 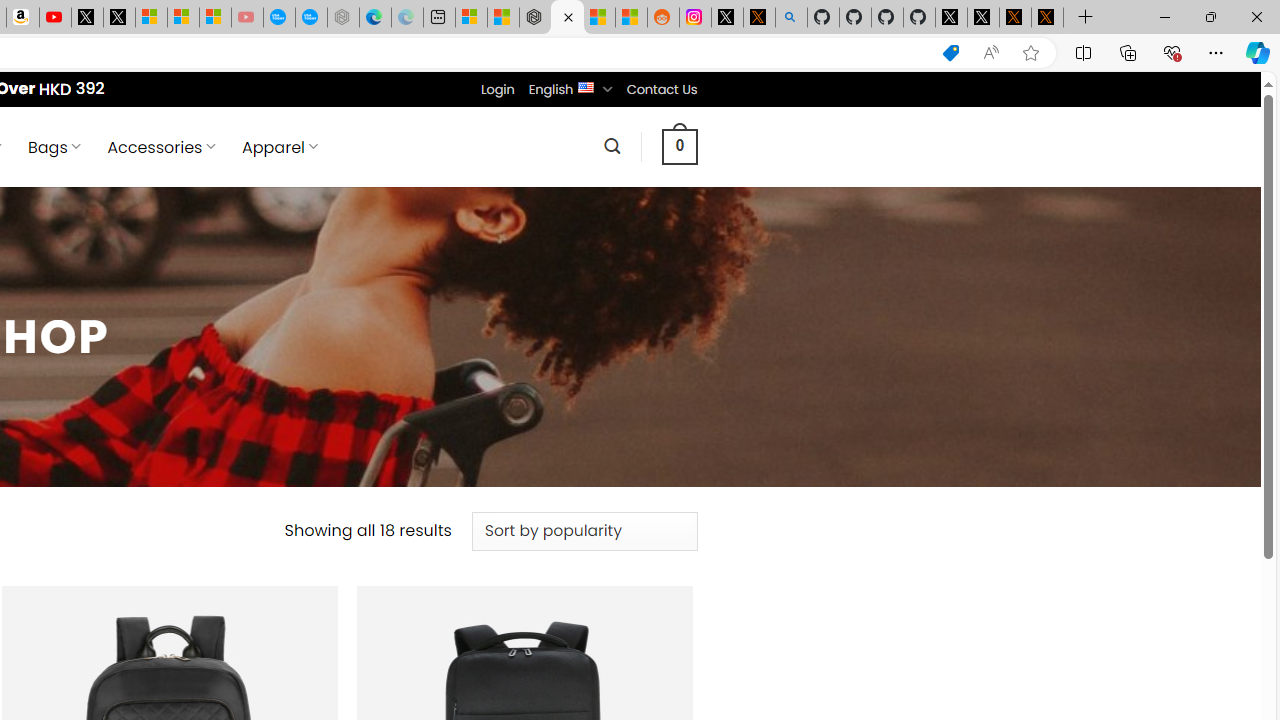 What do you see at coordinates (1128, 51) in the screenshot?
I see `'Collections'` at bounding box center [1128, 51].